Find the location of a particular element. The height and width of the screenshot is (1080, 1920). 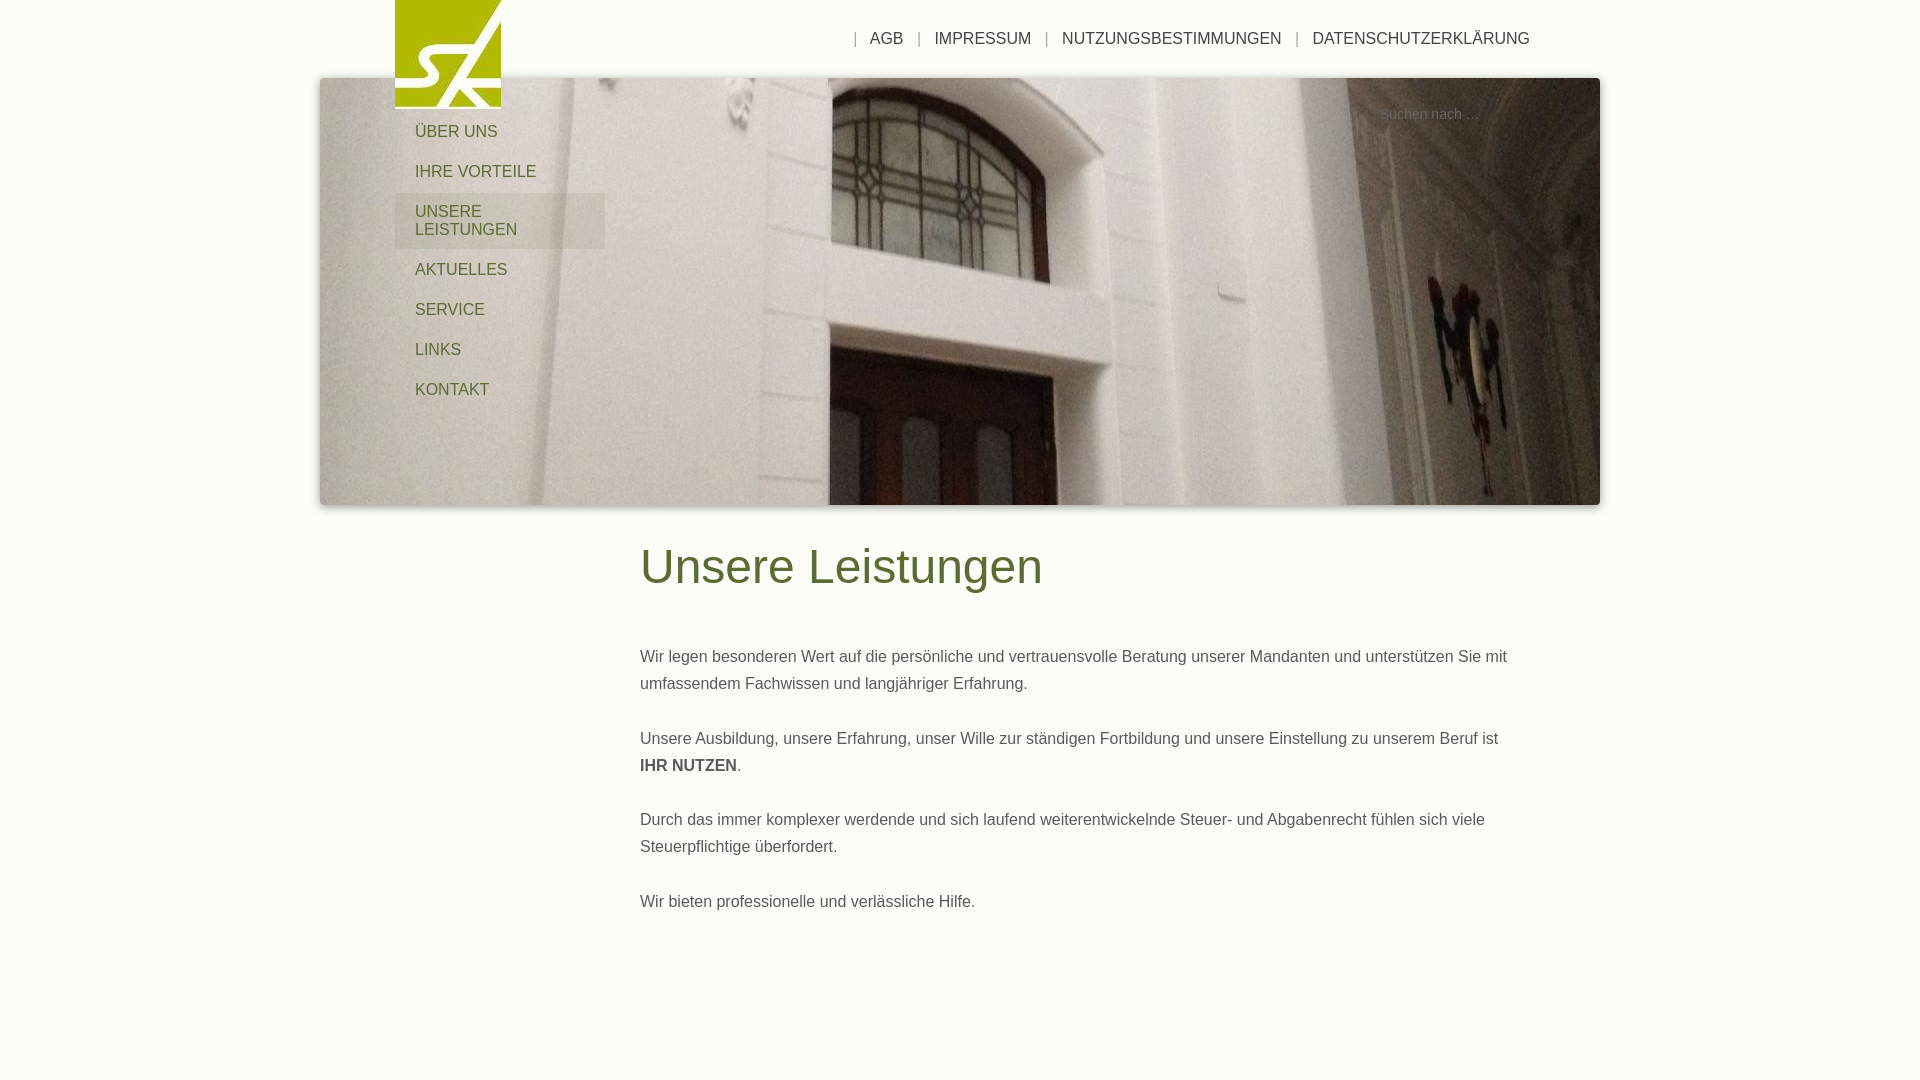

'NUTZUNGSBESTIMMUNGEN' is located at coordinates (1171, 38).